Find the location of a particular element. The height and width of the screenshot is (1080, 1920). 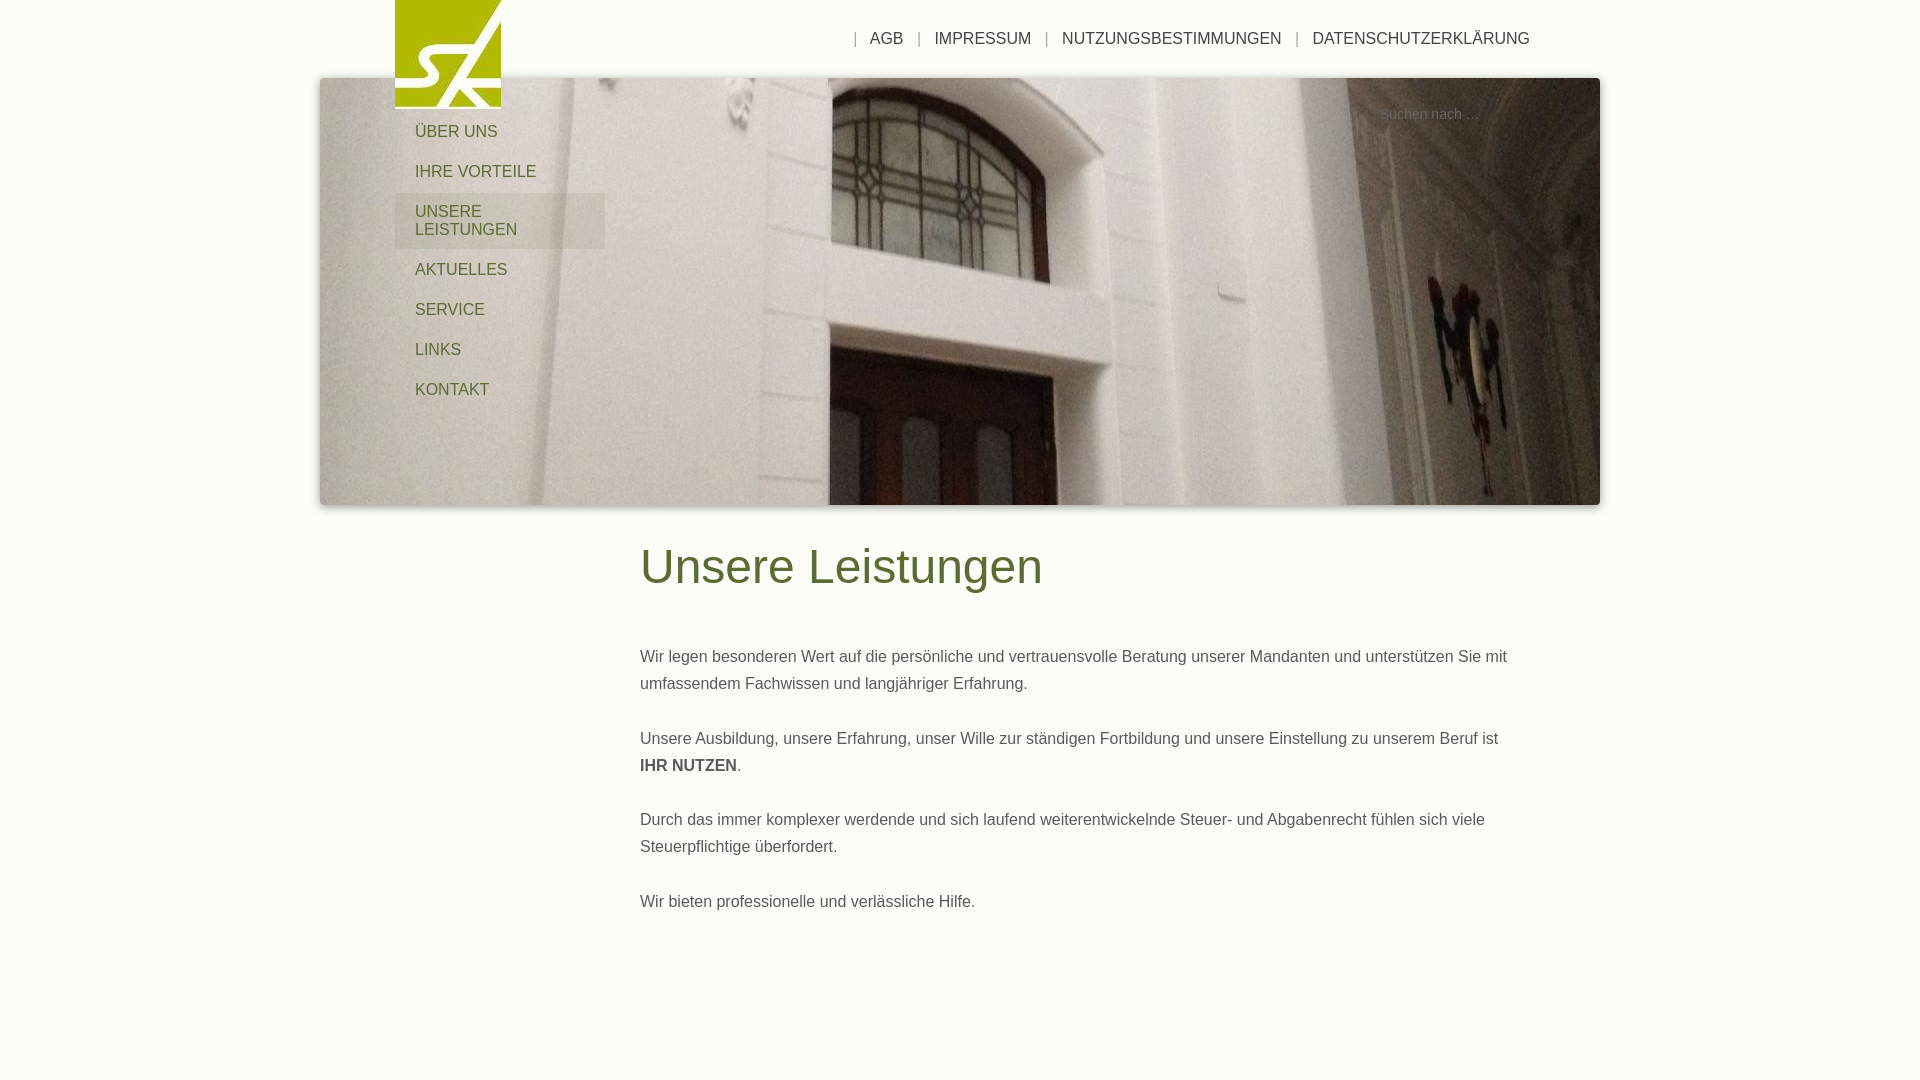

'NUTZUNGSBESTIMMUNGEN' is located at coordinates (1171, 38).